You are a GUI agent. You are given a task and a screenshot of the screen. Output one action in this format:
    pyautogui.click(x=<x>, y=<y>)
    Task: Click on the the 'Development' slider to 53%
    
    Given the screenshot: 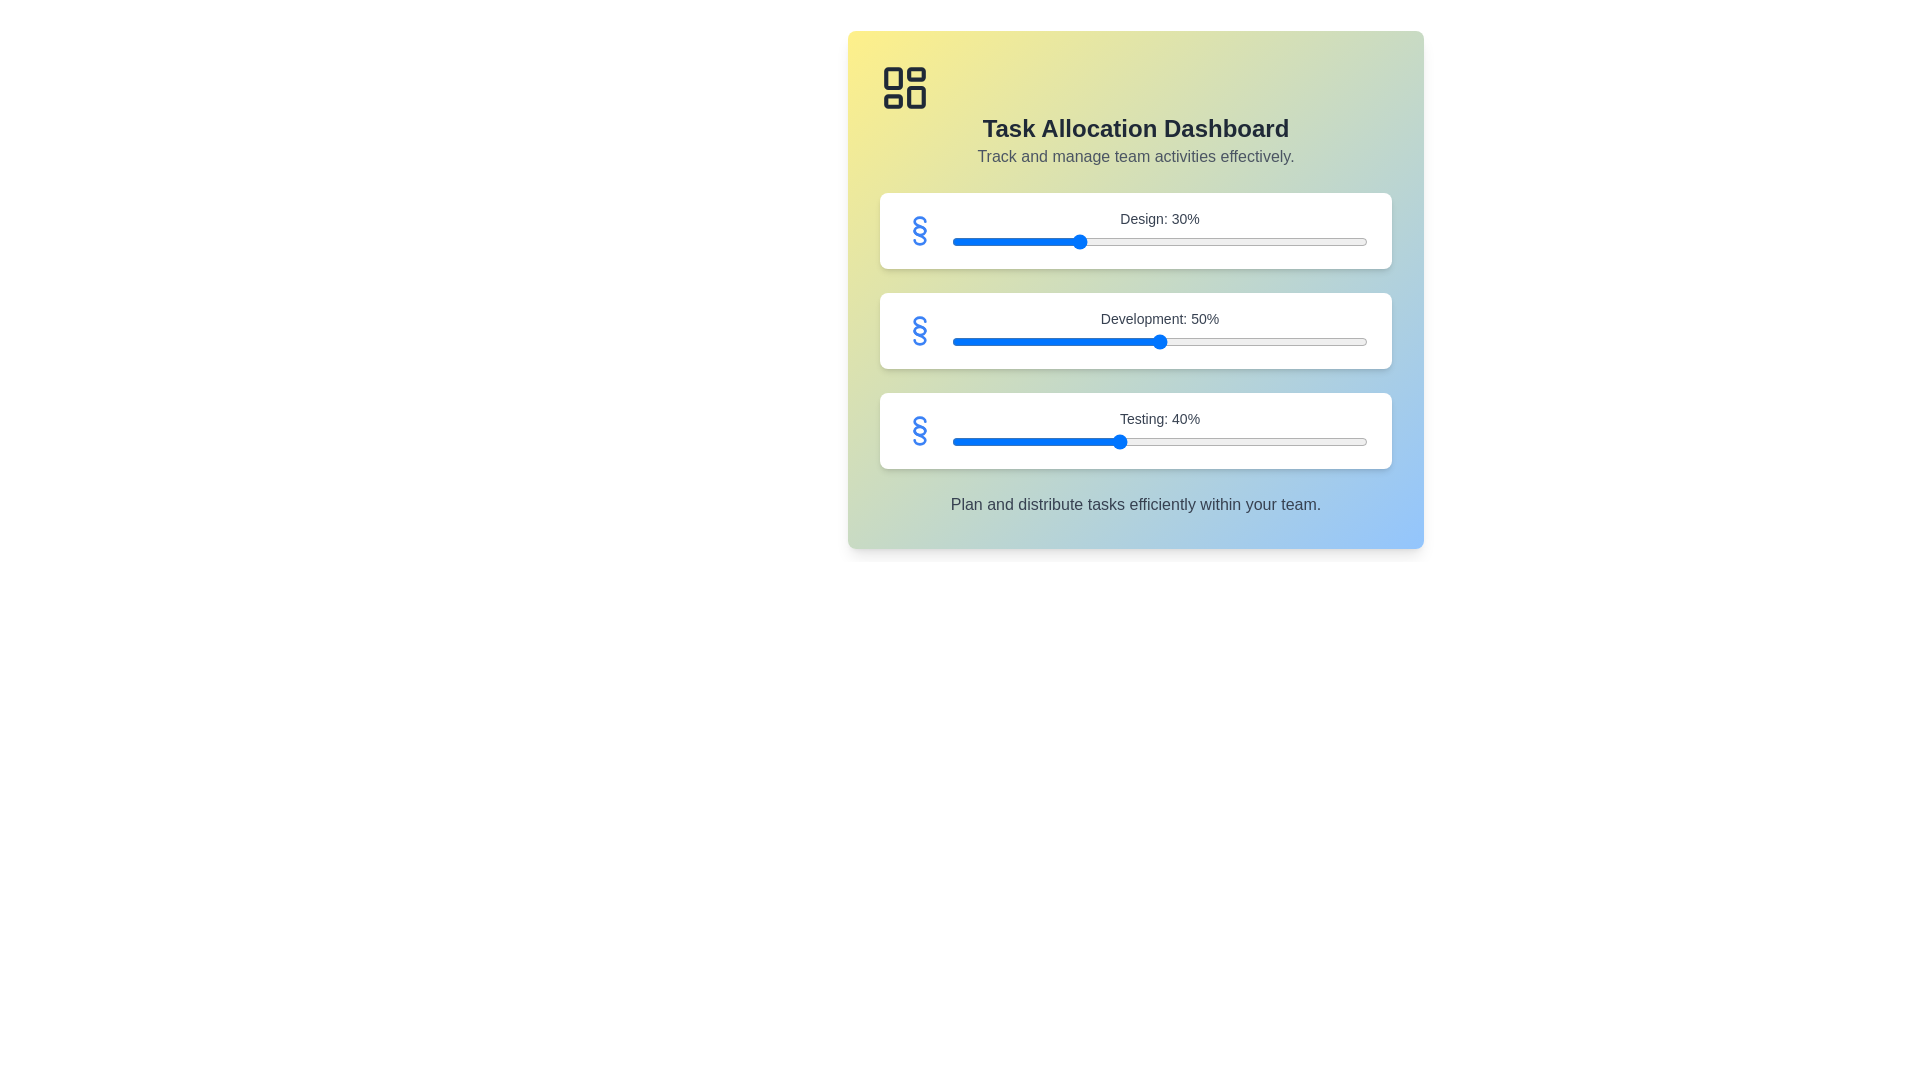 What is the action you would take?
    pyautogui.click(x=1172, y=341)
    